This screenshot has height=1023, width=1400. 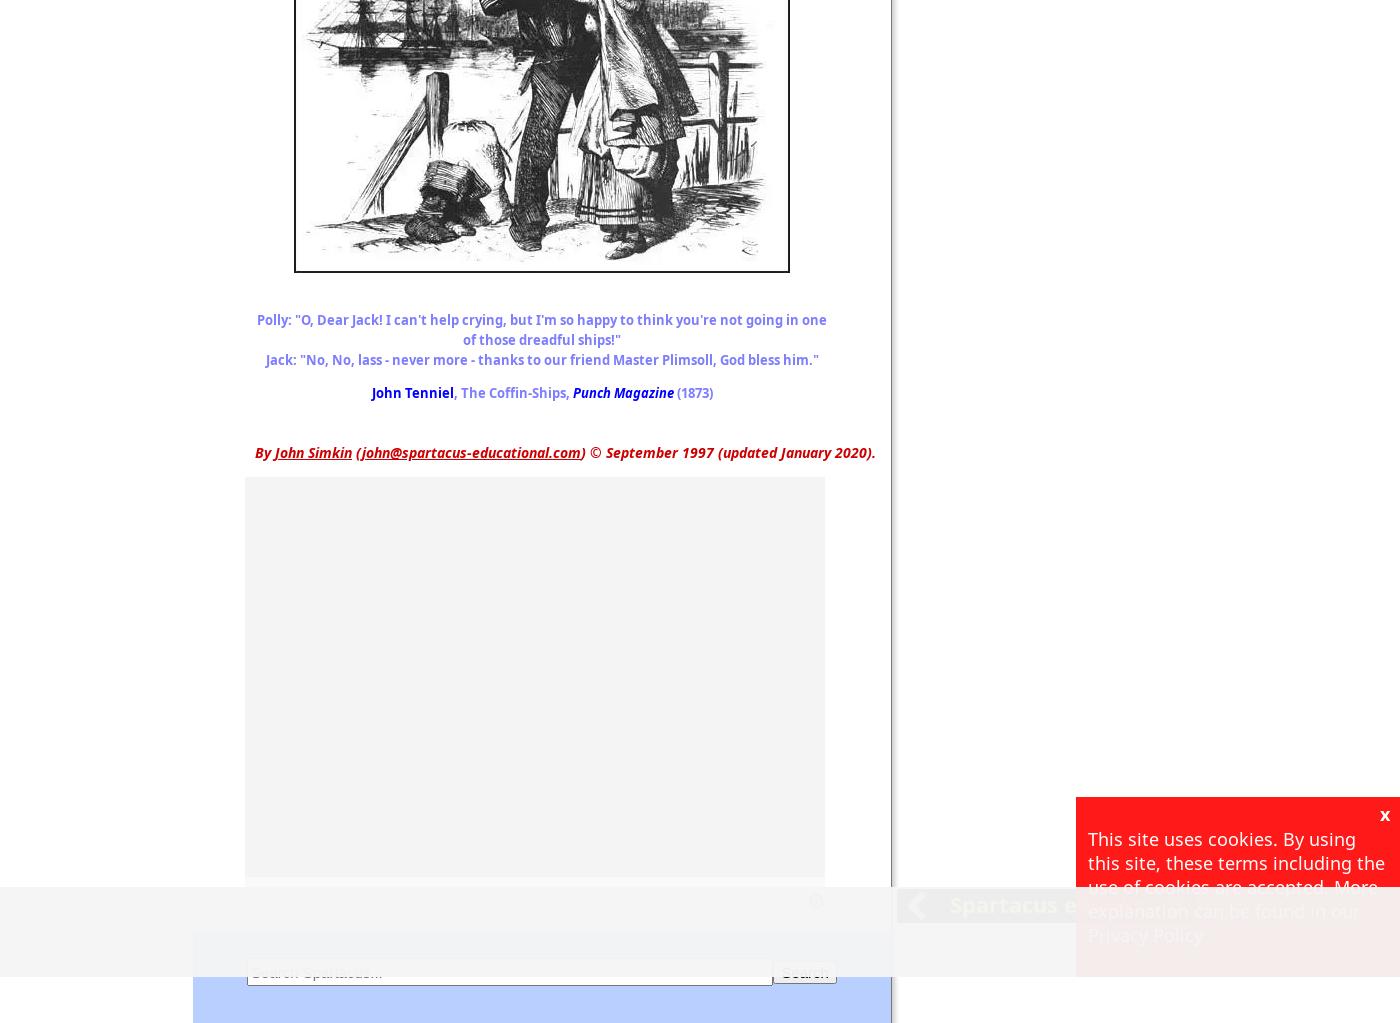 What do you see at coordinates (622, 392) in the screenshot?
I see `'Punch Magazine'` at bounding box center [622, 392].